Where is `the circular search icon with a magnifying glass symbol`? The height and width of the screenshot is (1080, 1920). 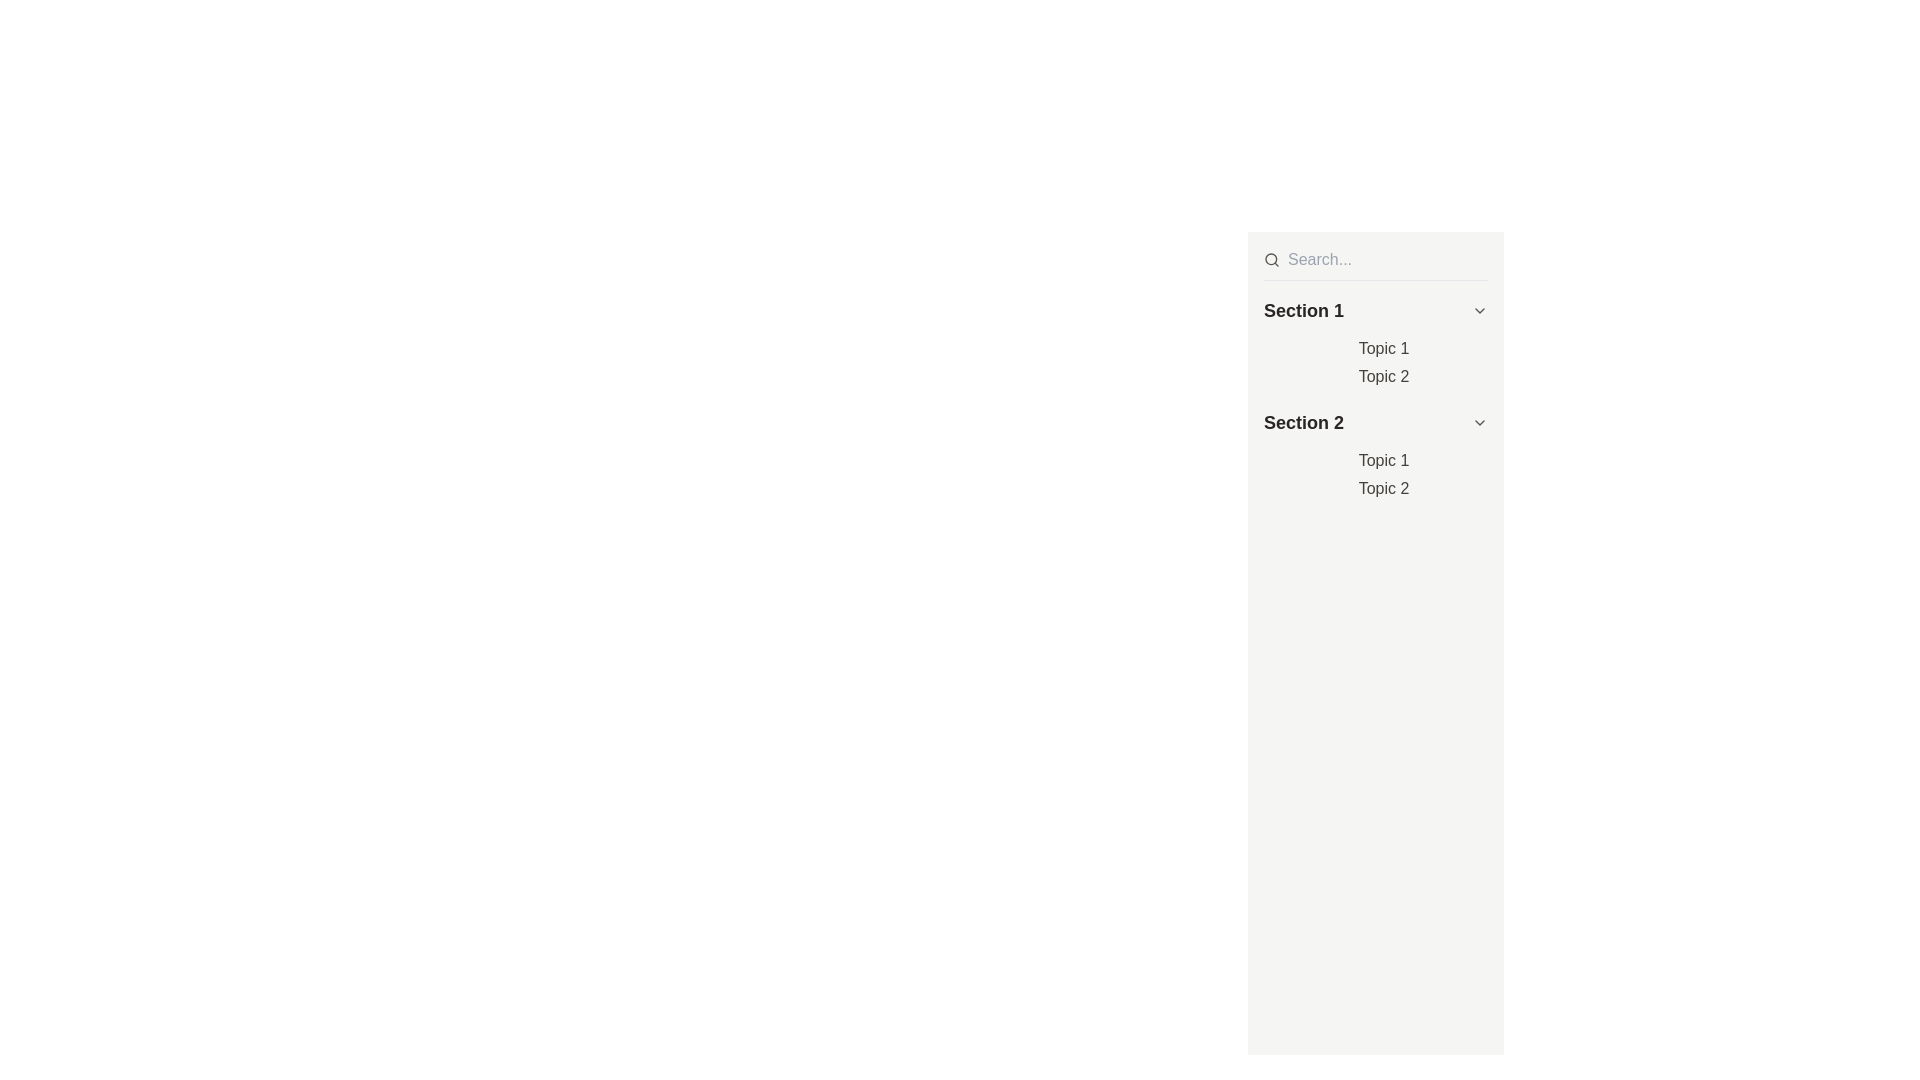
the circular search icon with a magnifying glass symbol is located at coordinates (1271, 258).